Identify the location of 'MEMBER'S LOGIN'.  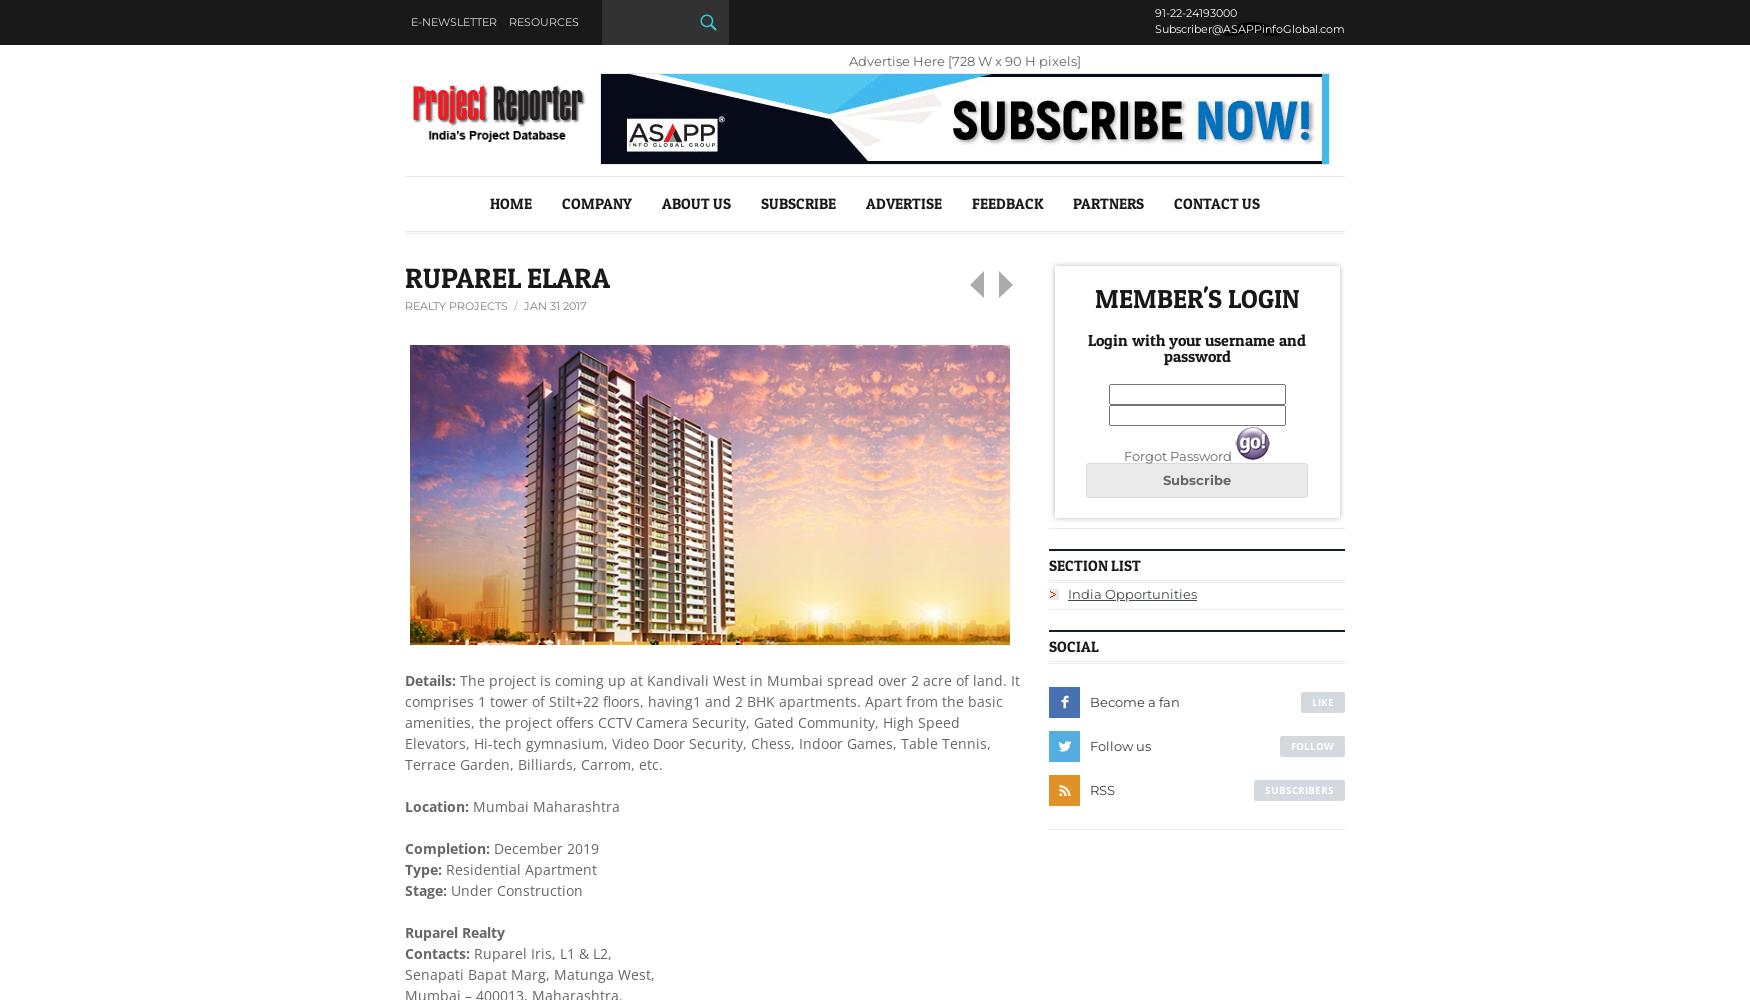
(1196, 297).